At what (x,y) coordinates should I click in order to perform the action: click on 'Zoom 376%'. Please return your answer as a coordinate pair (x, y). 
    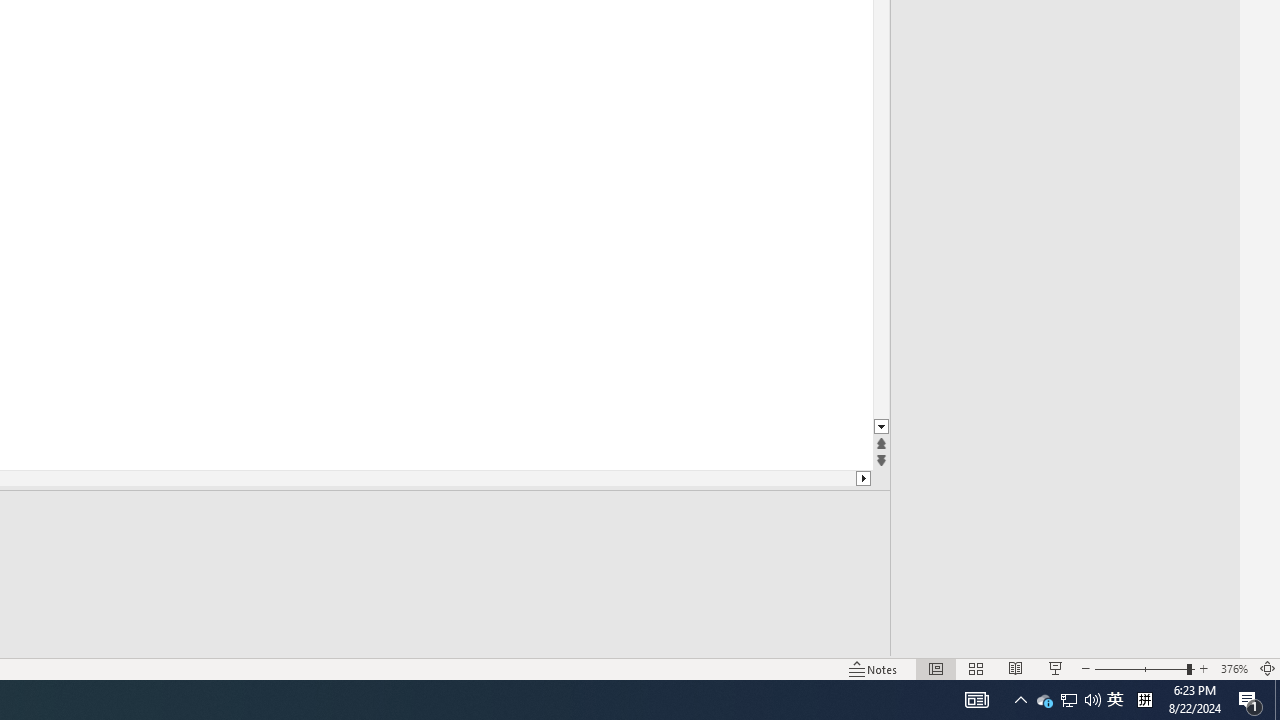
    Looking at the image, I should click on (1233, 669).